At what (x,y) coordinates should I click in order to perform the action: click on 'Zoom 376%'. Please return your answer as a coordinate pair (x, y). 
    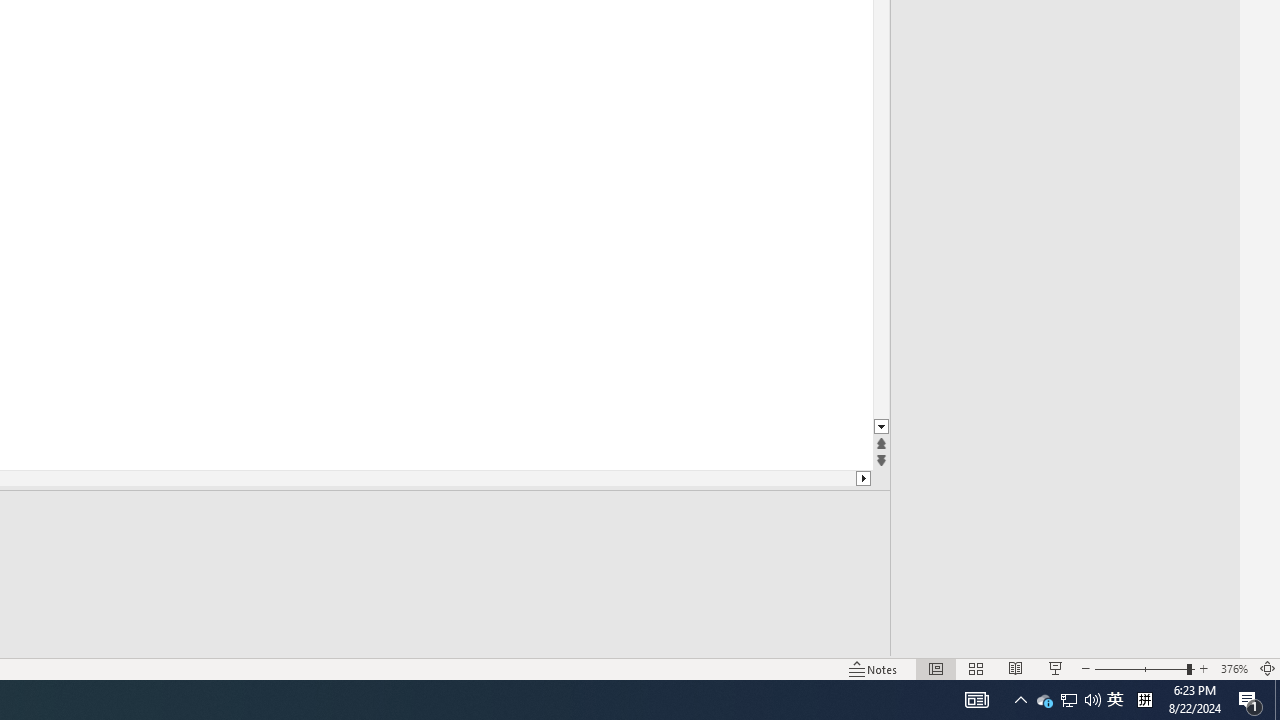
    Looking at the image, I should click on (1233, 669).